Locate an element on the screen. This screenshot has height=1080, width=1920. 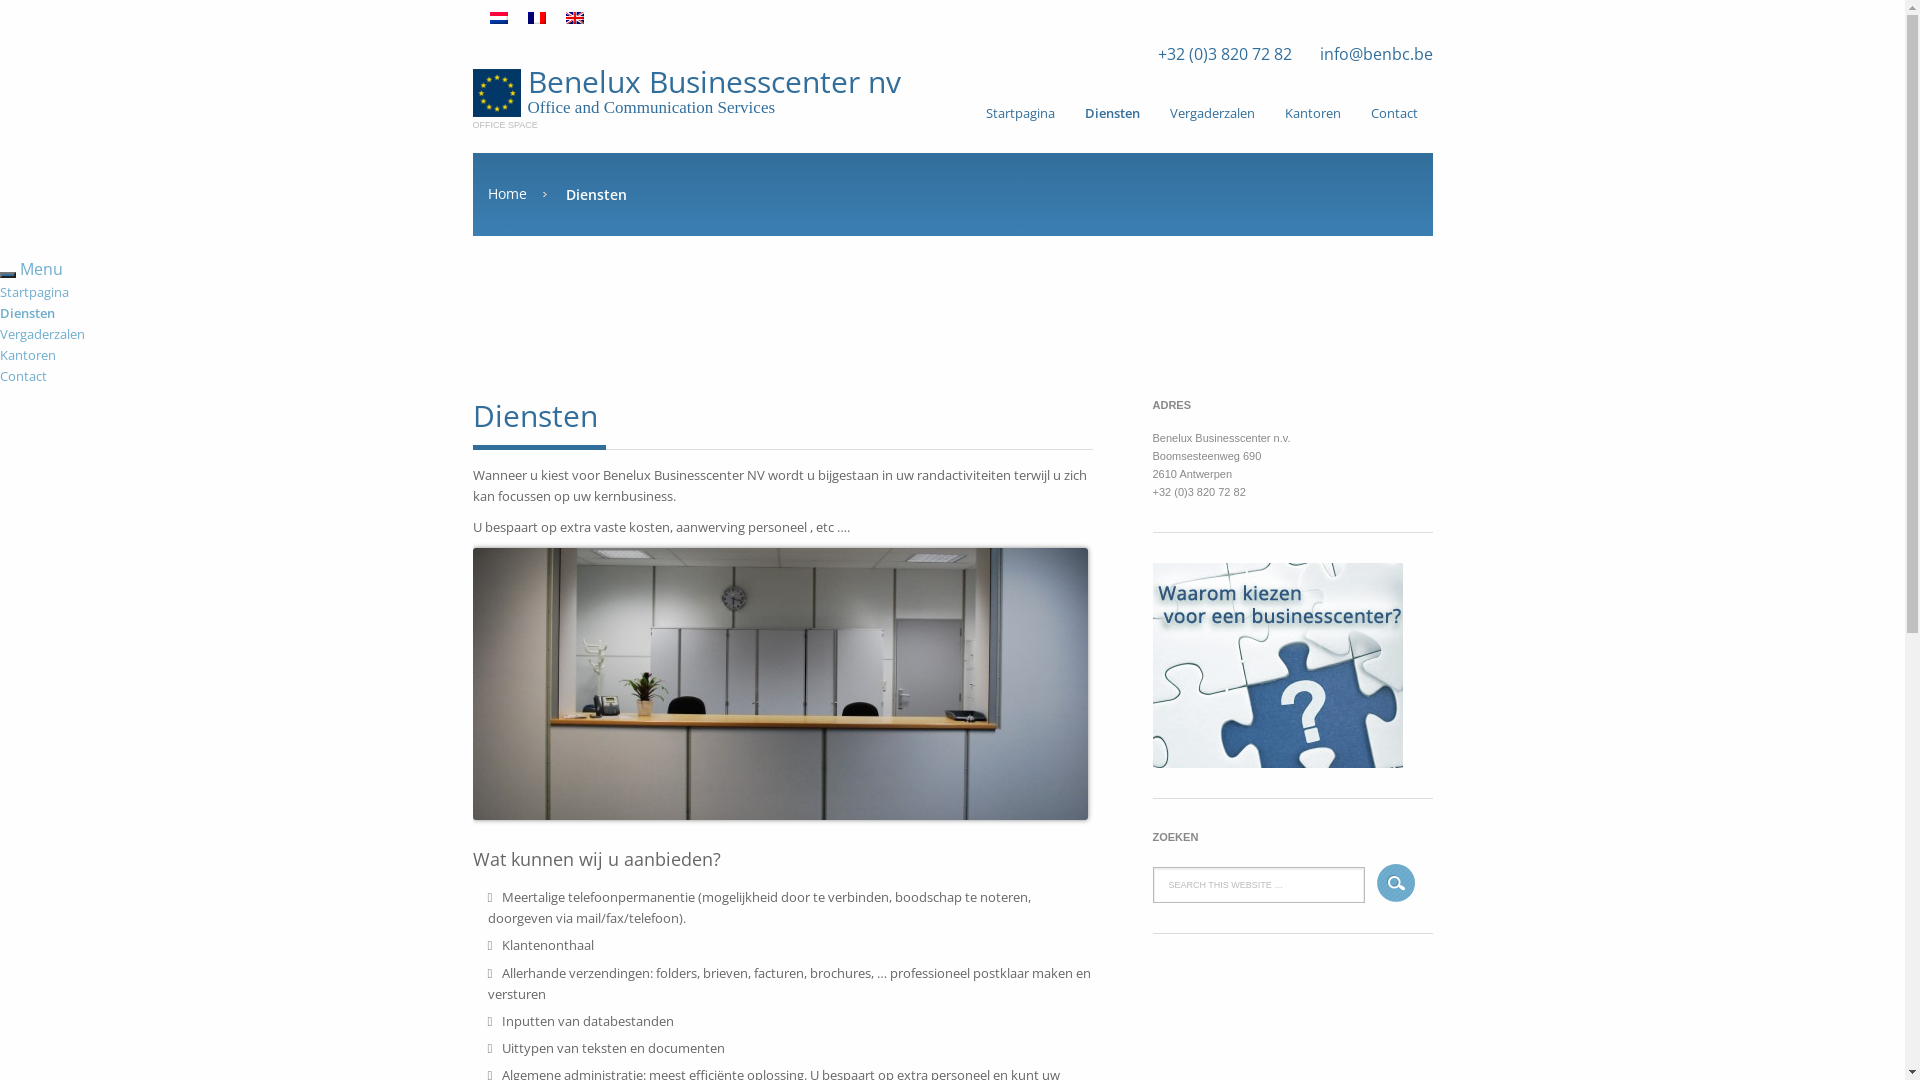
'Vergaderzalen' is located at coordinates (1210, 112).